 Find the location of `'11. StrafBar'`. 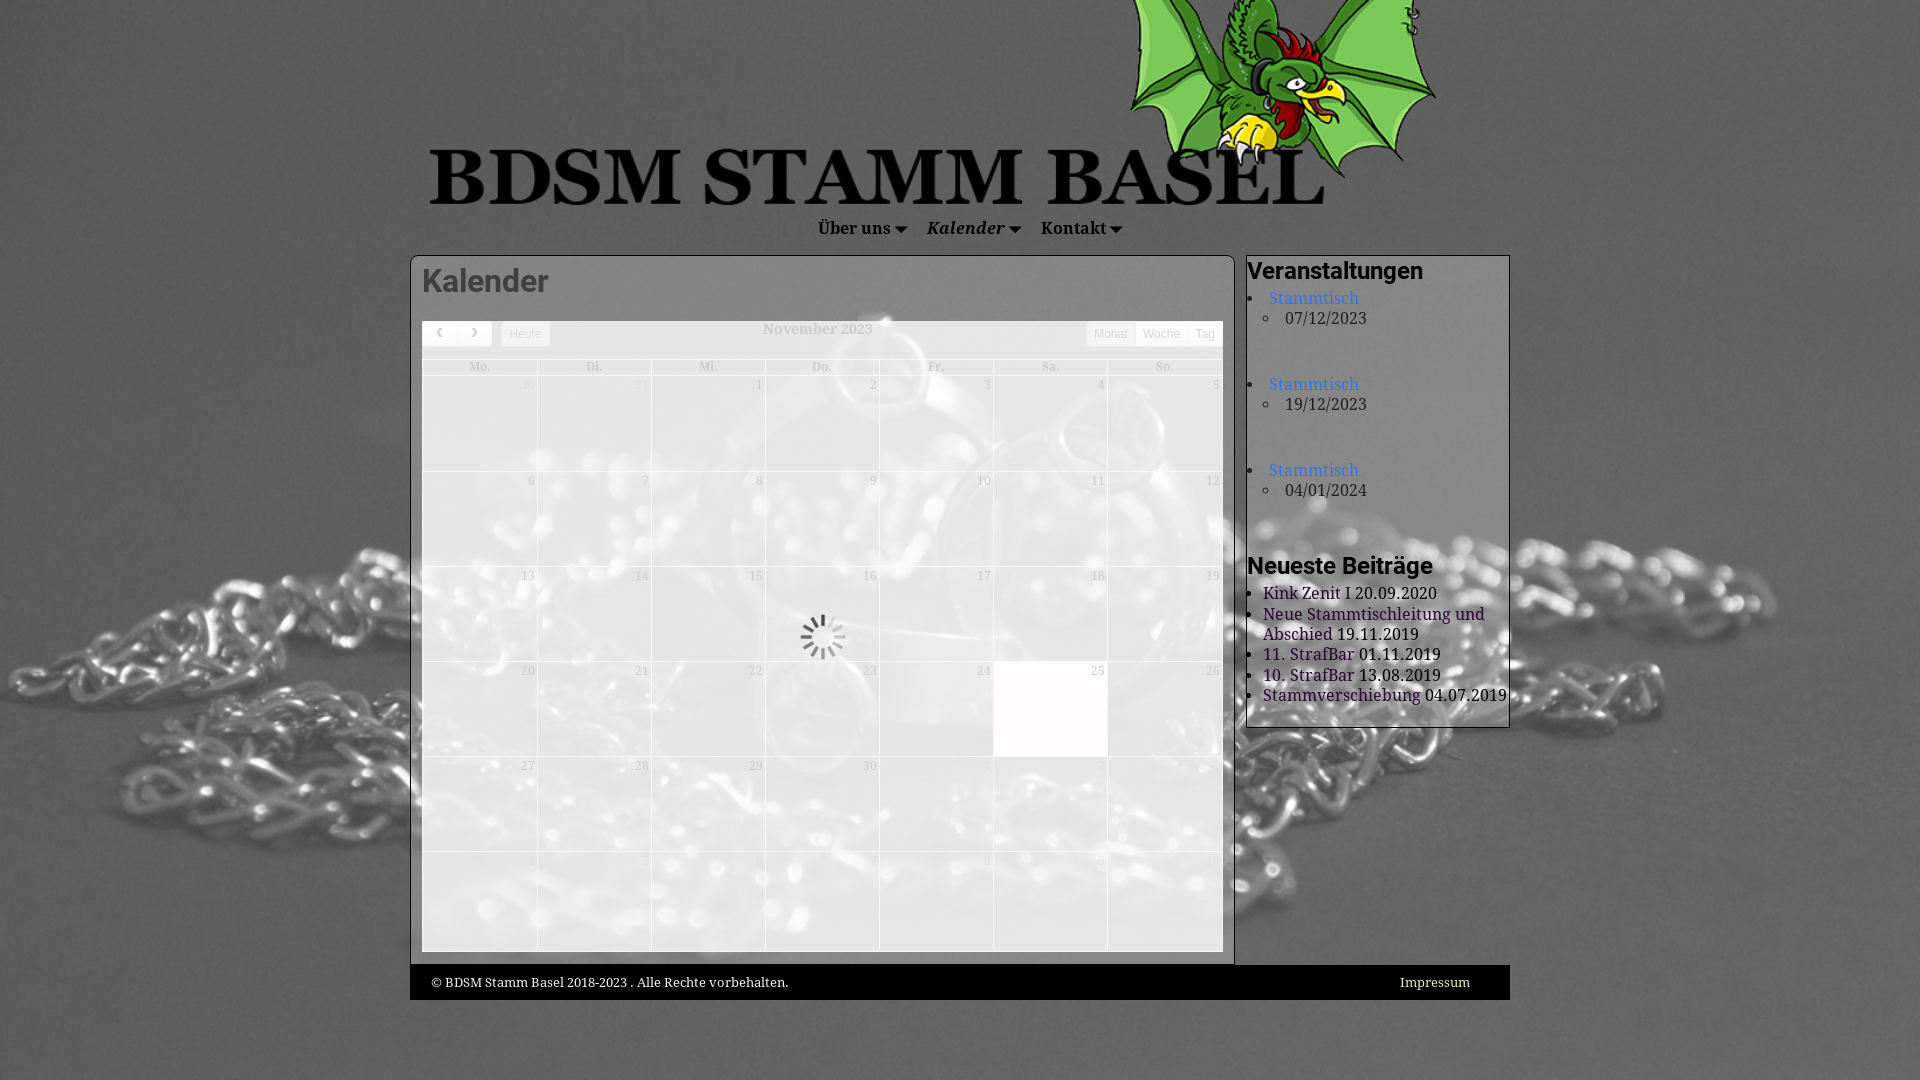

'11. StrafBar' is located at coordinates (1309, 654).